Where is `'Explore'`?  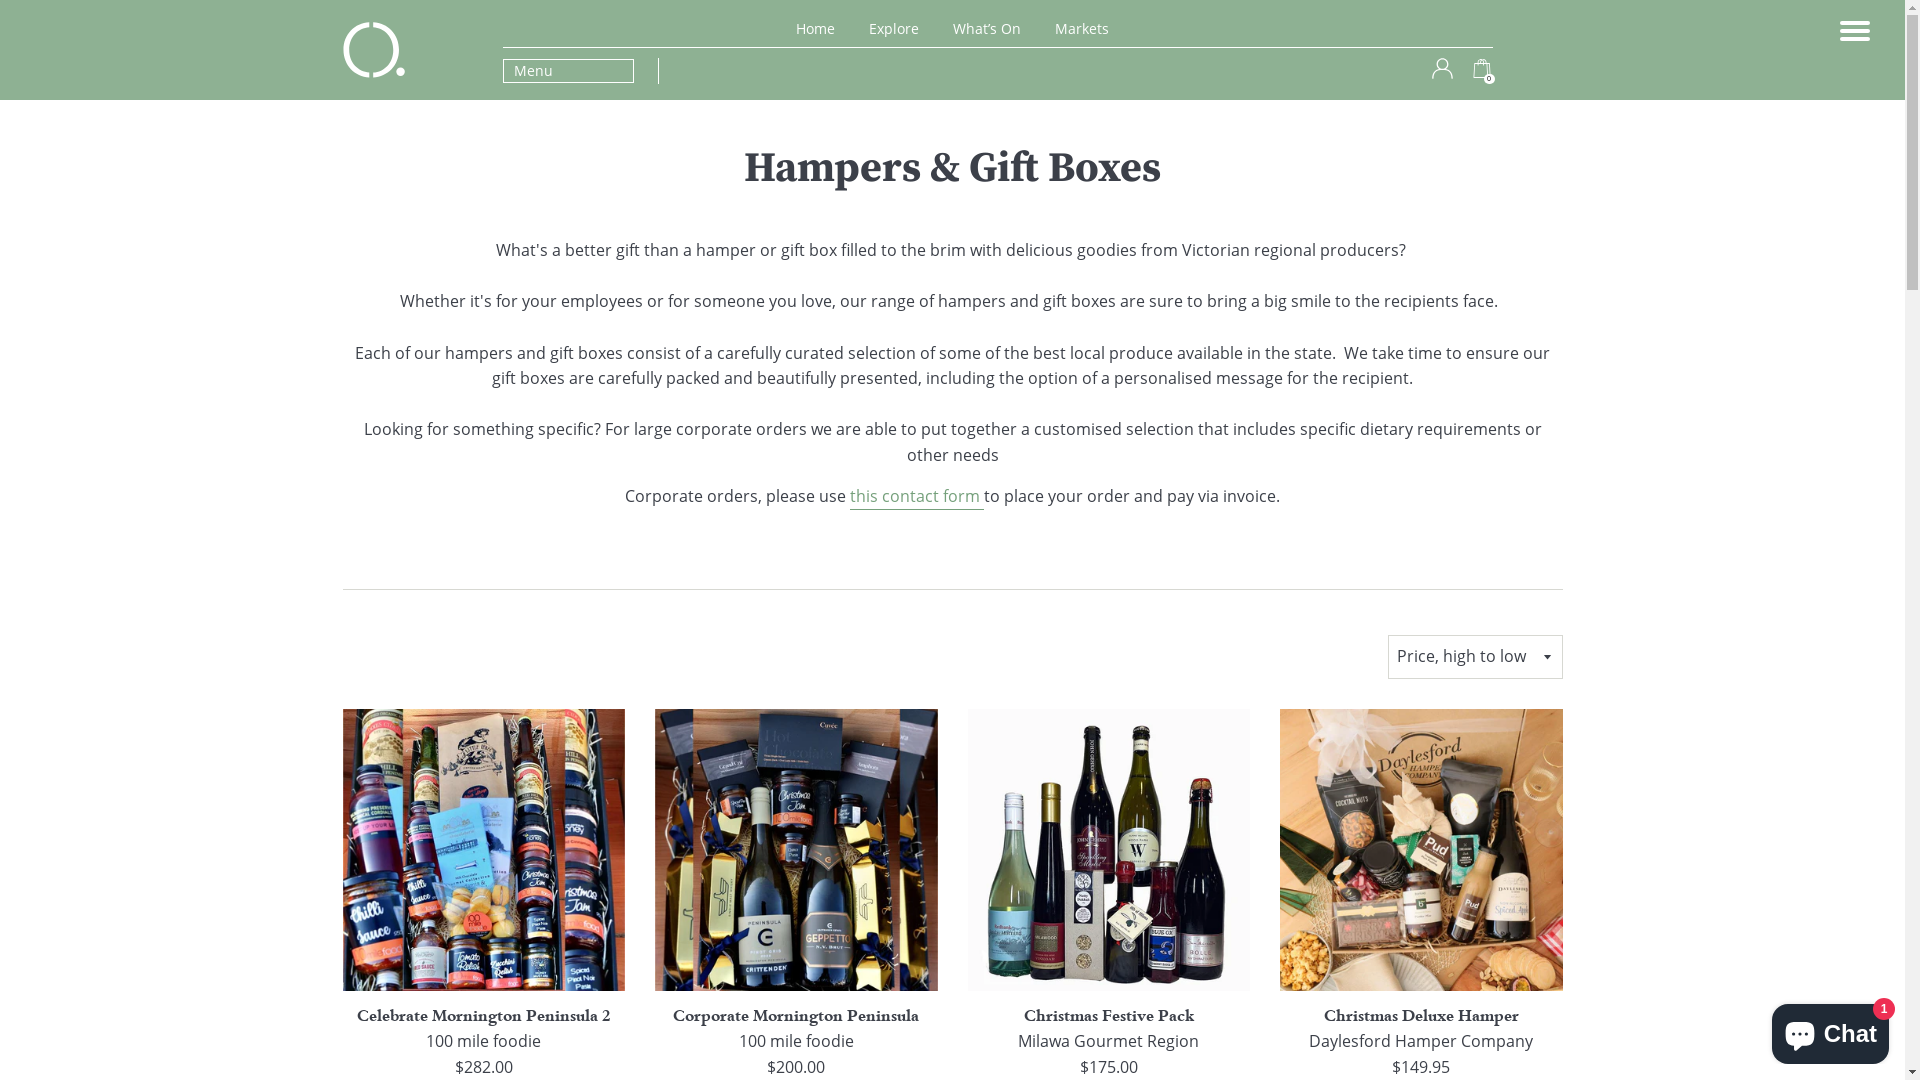 'Explore' is located at coordinates (892, 28).